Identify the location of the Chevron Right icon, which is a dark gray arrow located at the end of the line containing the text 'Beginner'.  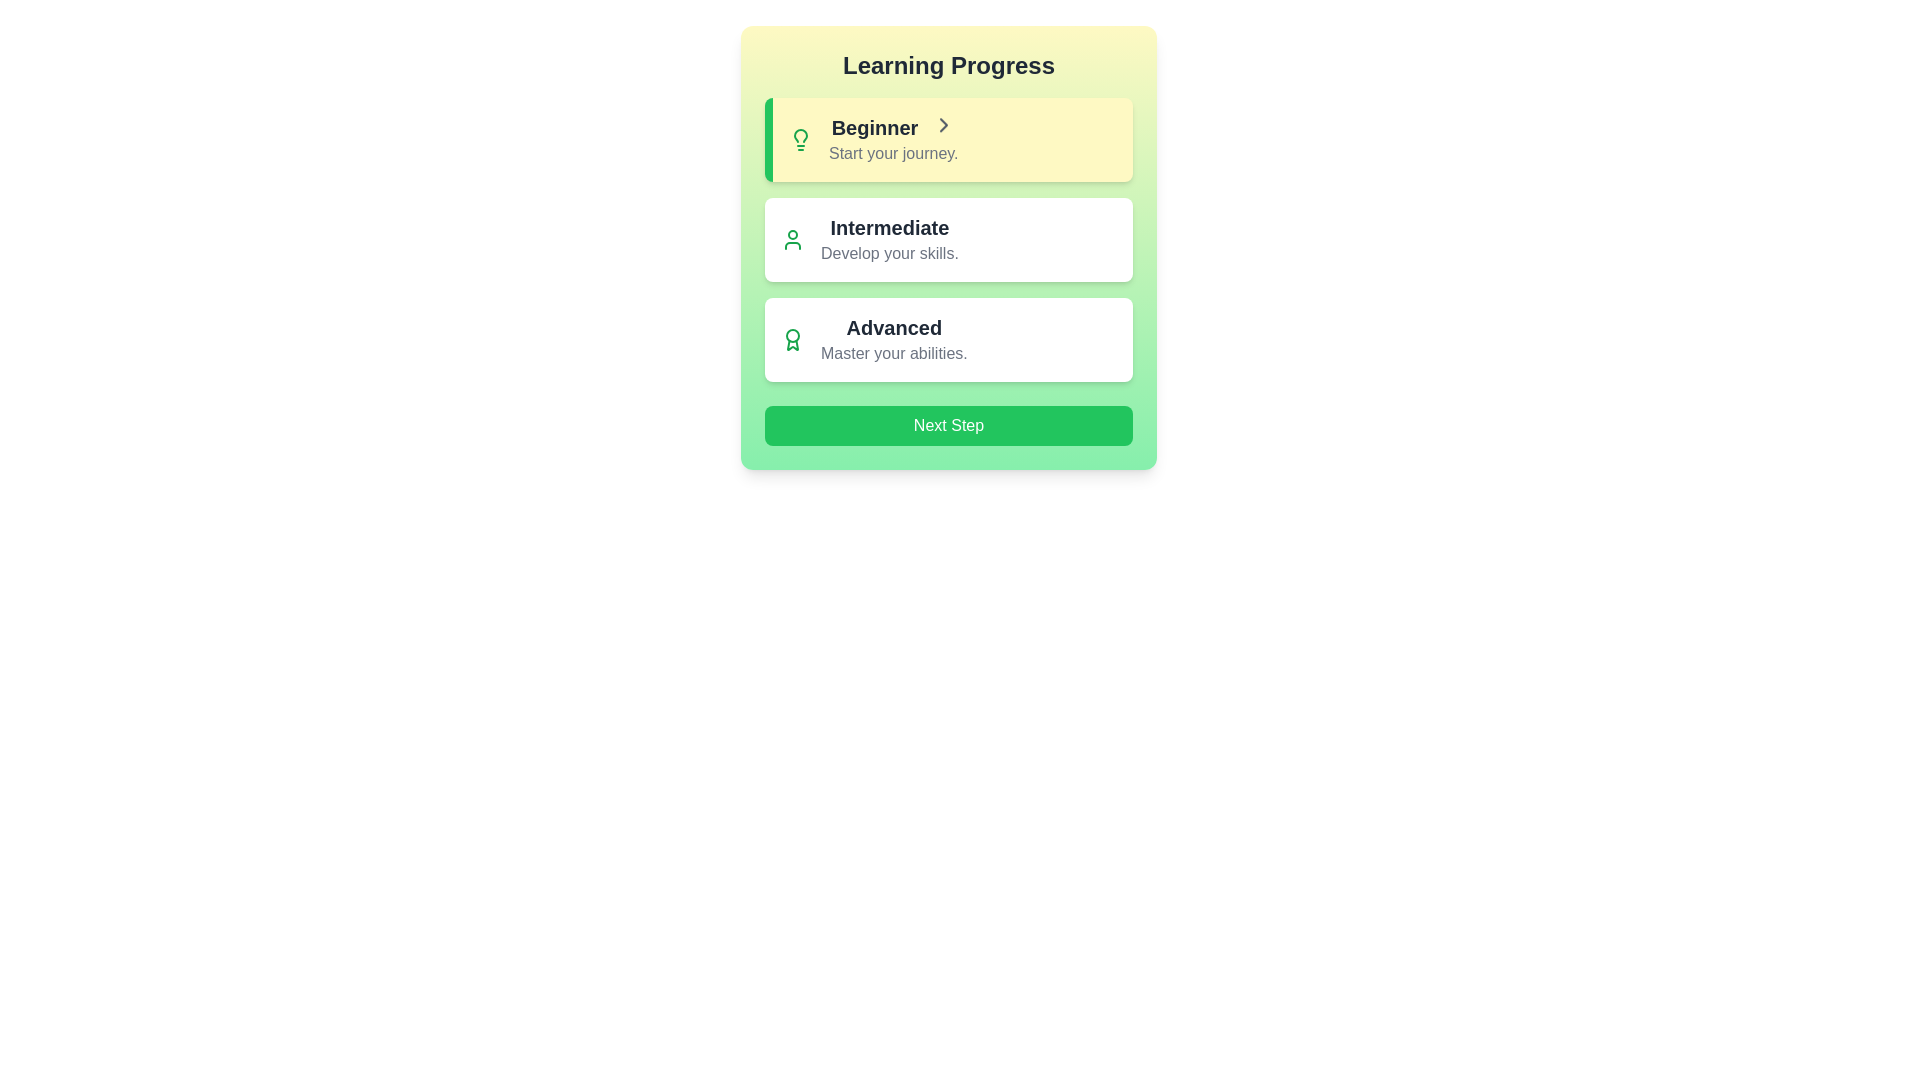
(942, 127).